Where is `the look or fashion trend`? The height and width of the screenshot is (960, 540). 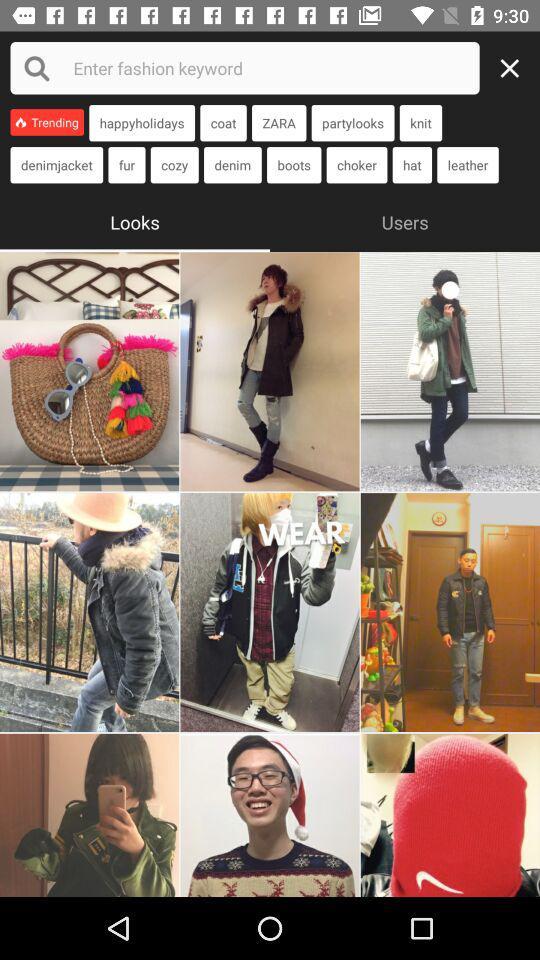 the look or fashion trend is located at coordinates (270, 815).